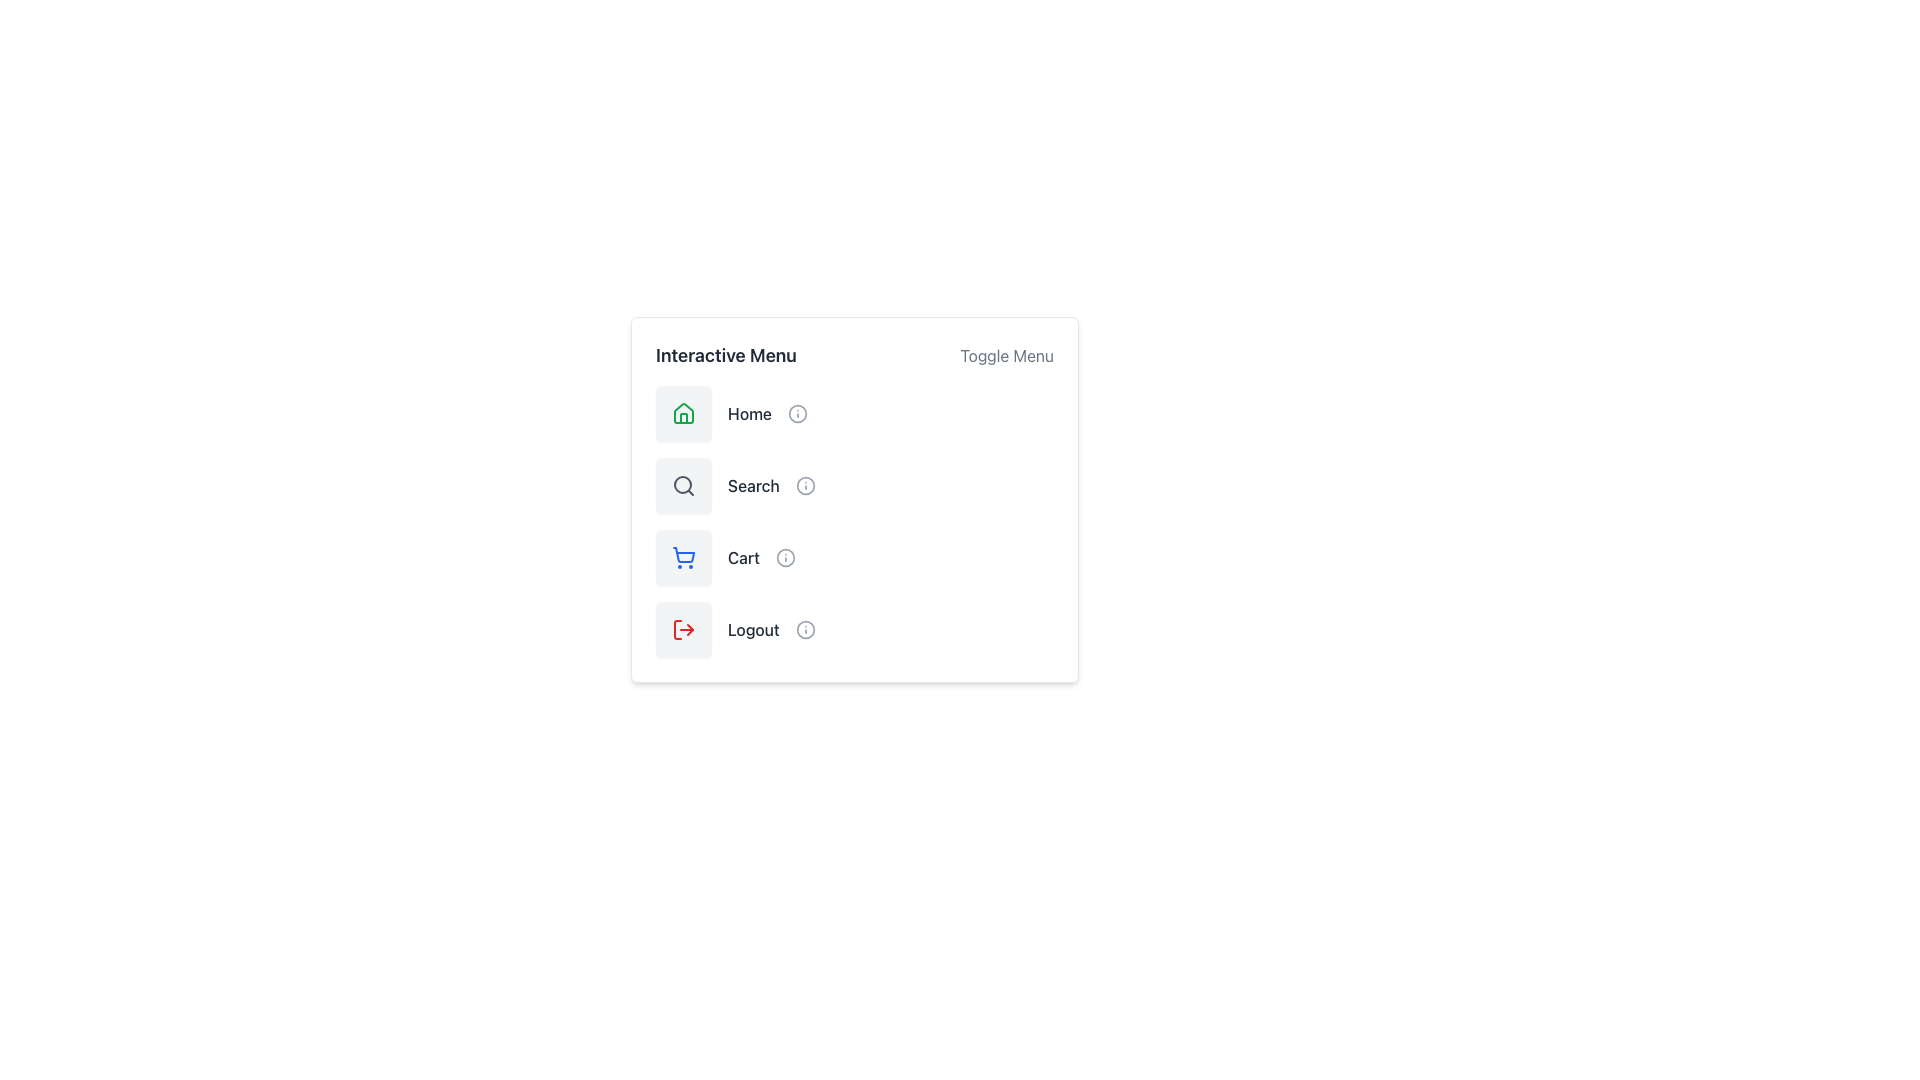 Image resolution: width=1920 pixels, height=1080 pixels. What do you see at coordinates (690, 628) in the screenshot?
I see `the small, red triangular arrow pointing to the left, which is the second icon within the Logout button group, located to the right of the main text label` at bounding box center [690, 628].